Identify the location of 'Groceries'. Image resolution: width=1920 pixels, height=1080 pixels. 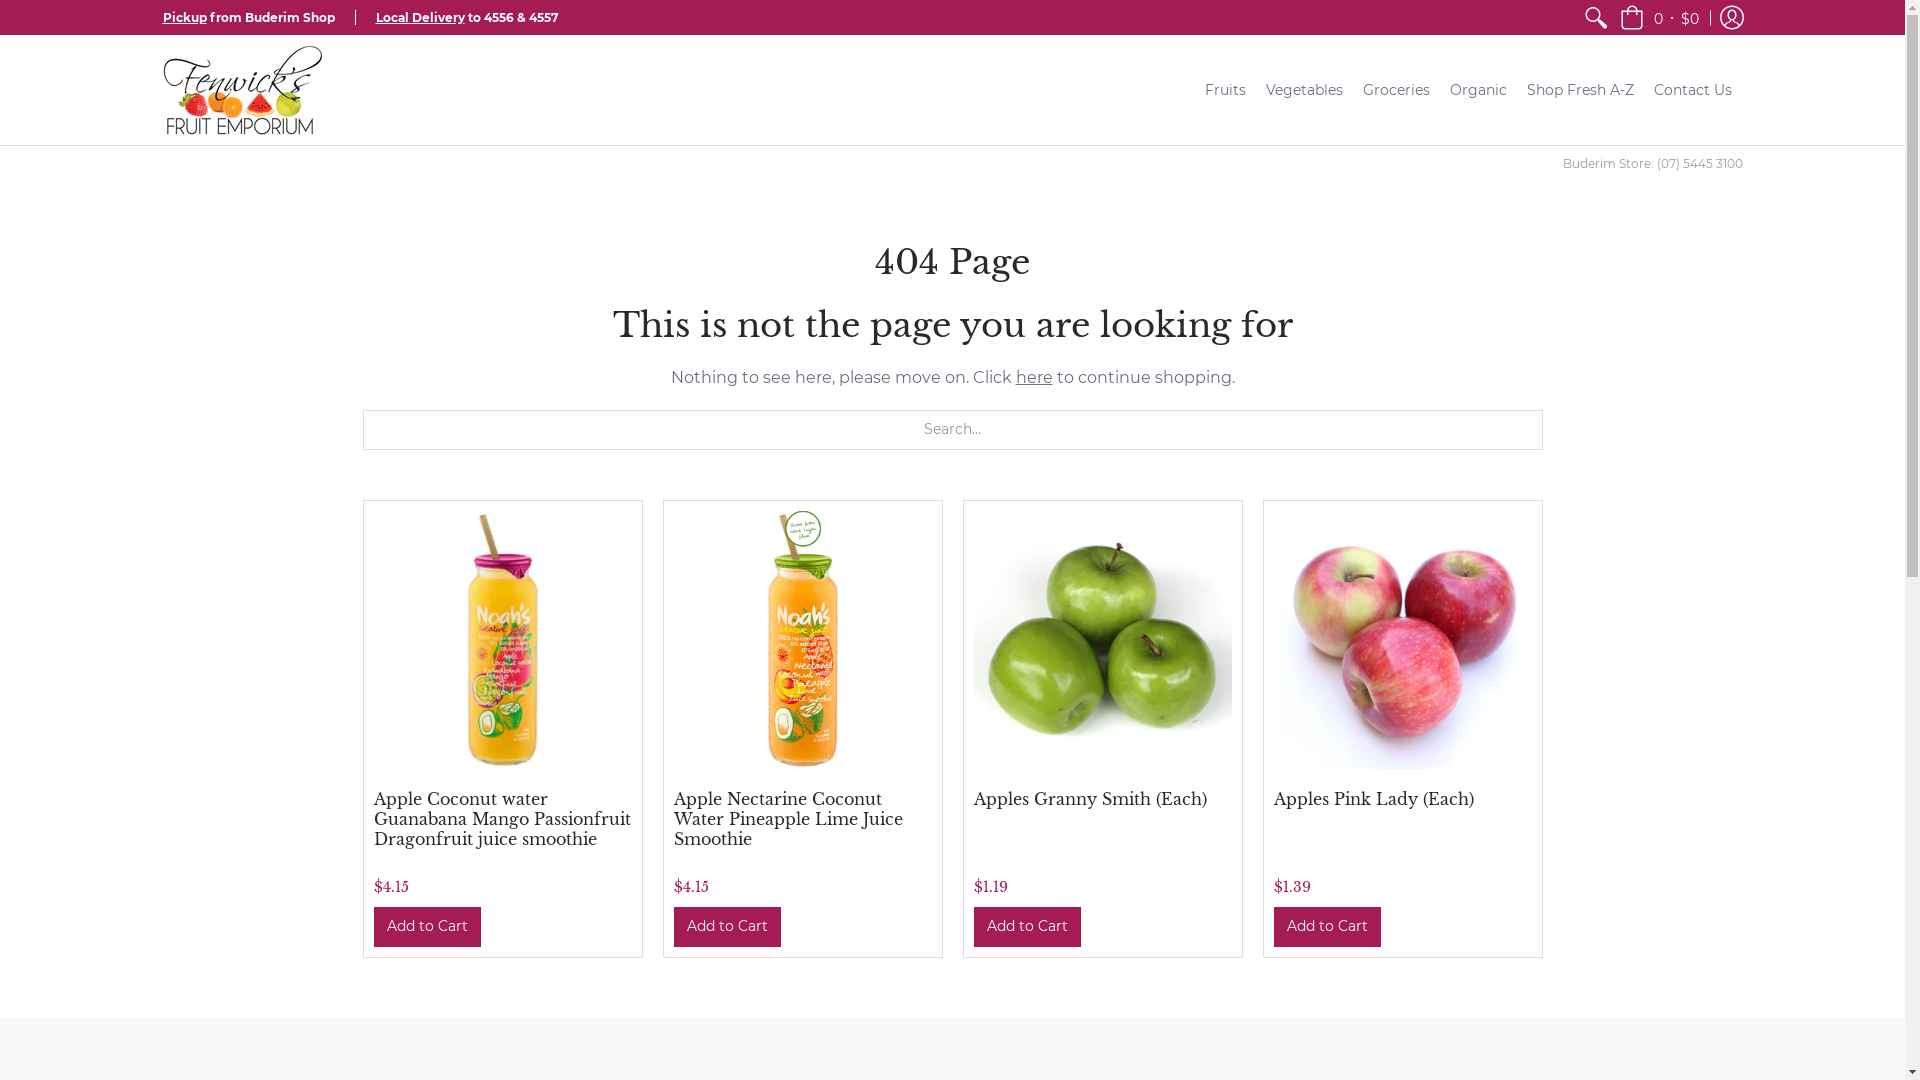
(1395, 88).